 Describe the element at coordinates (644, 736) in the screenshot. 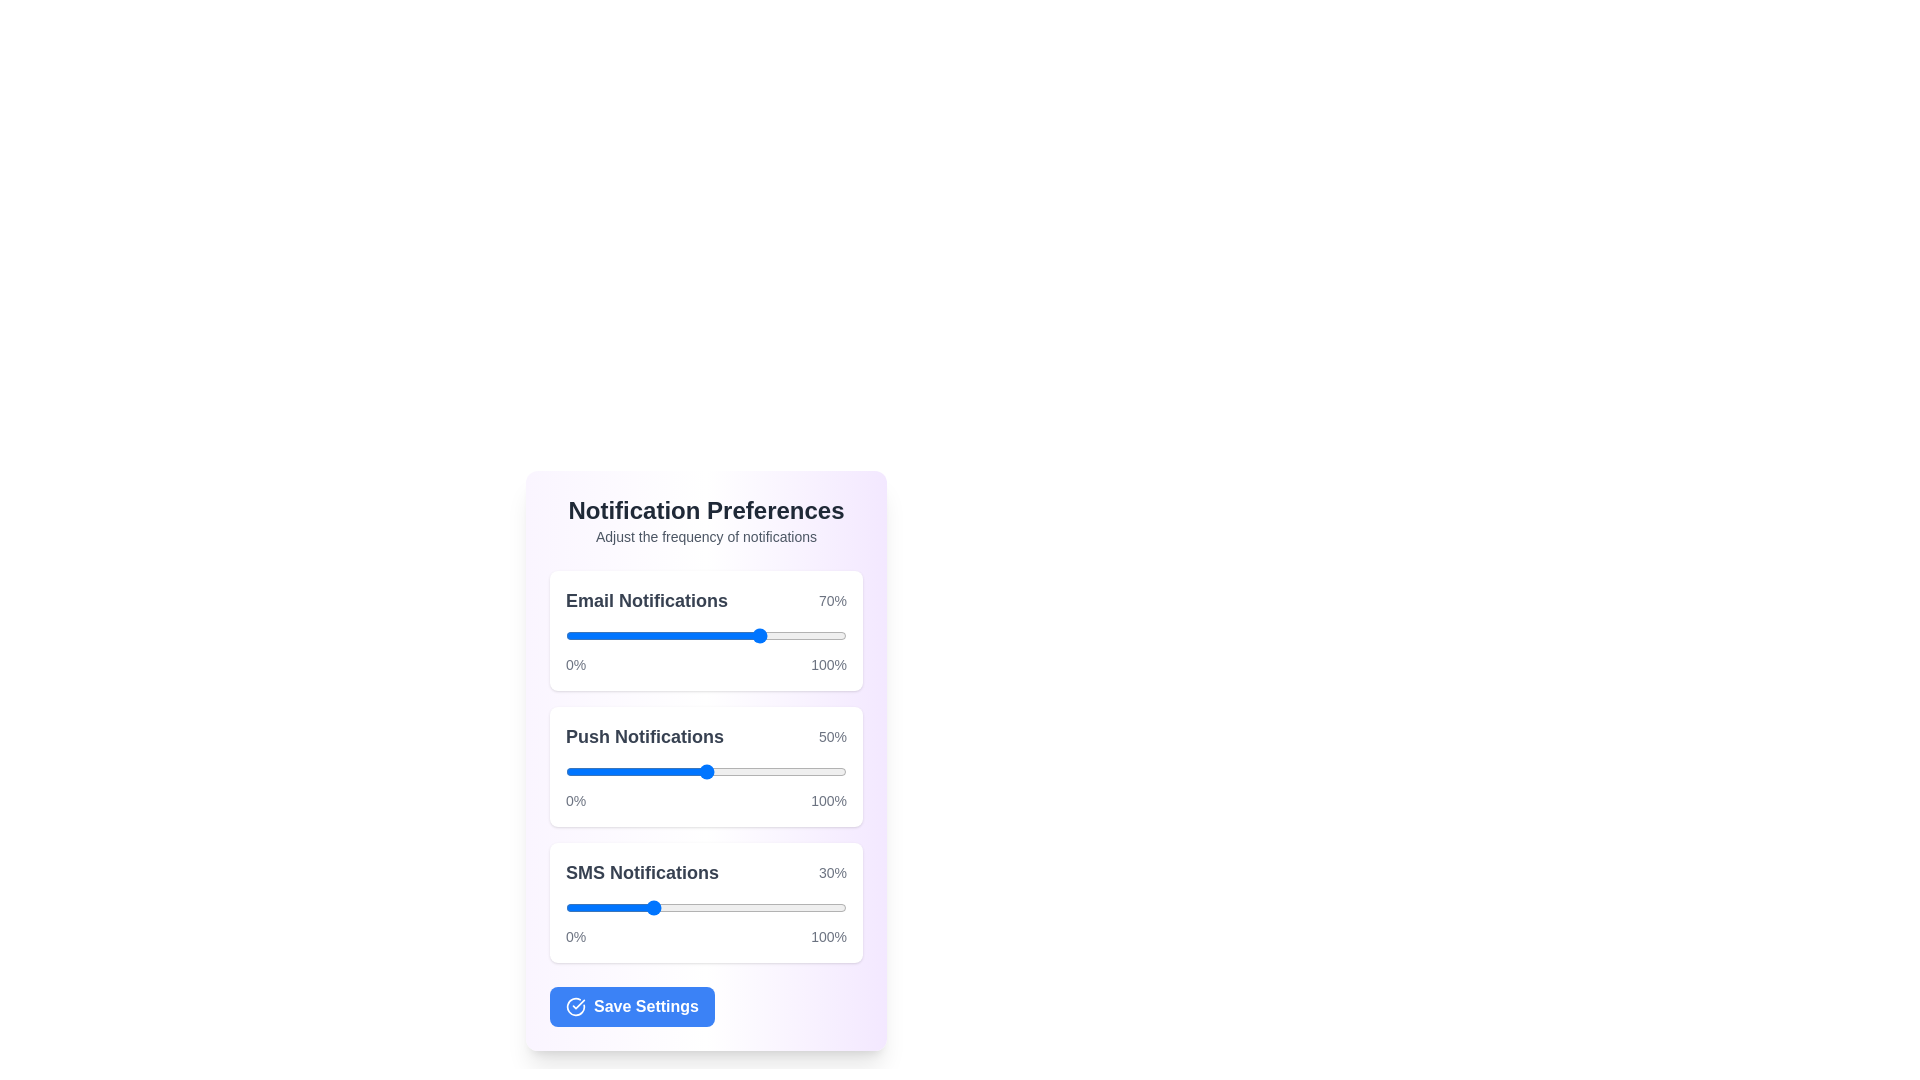

I see `the text label in the 'Push Notifications' section of the 'Notification Preferences' card to read it` at that location.